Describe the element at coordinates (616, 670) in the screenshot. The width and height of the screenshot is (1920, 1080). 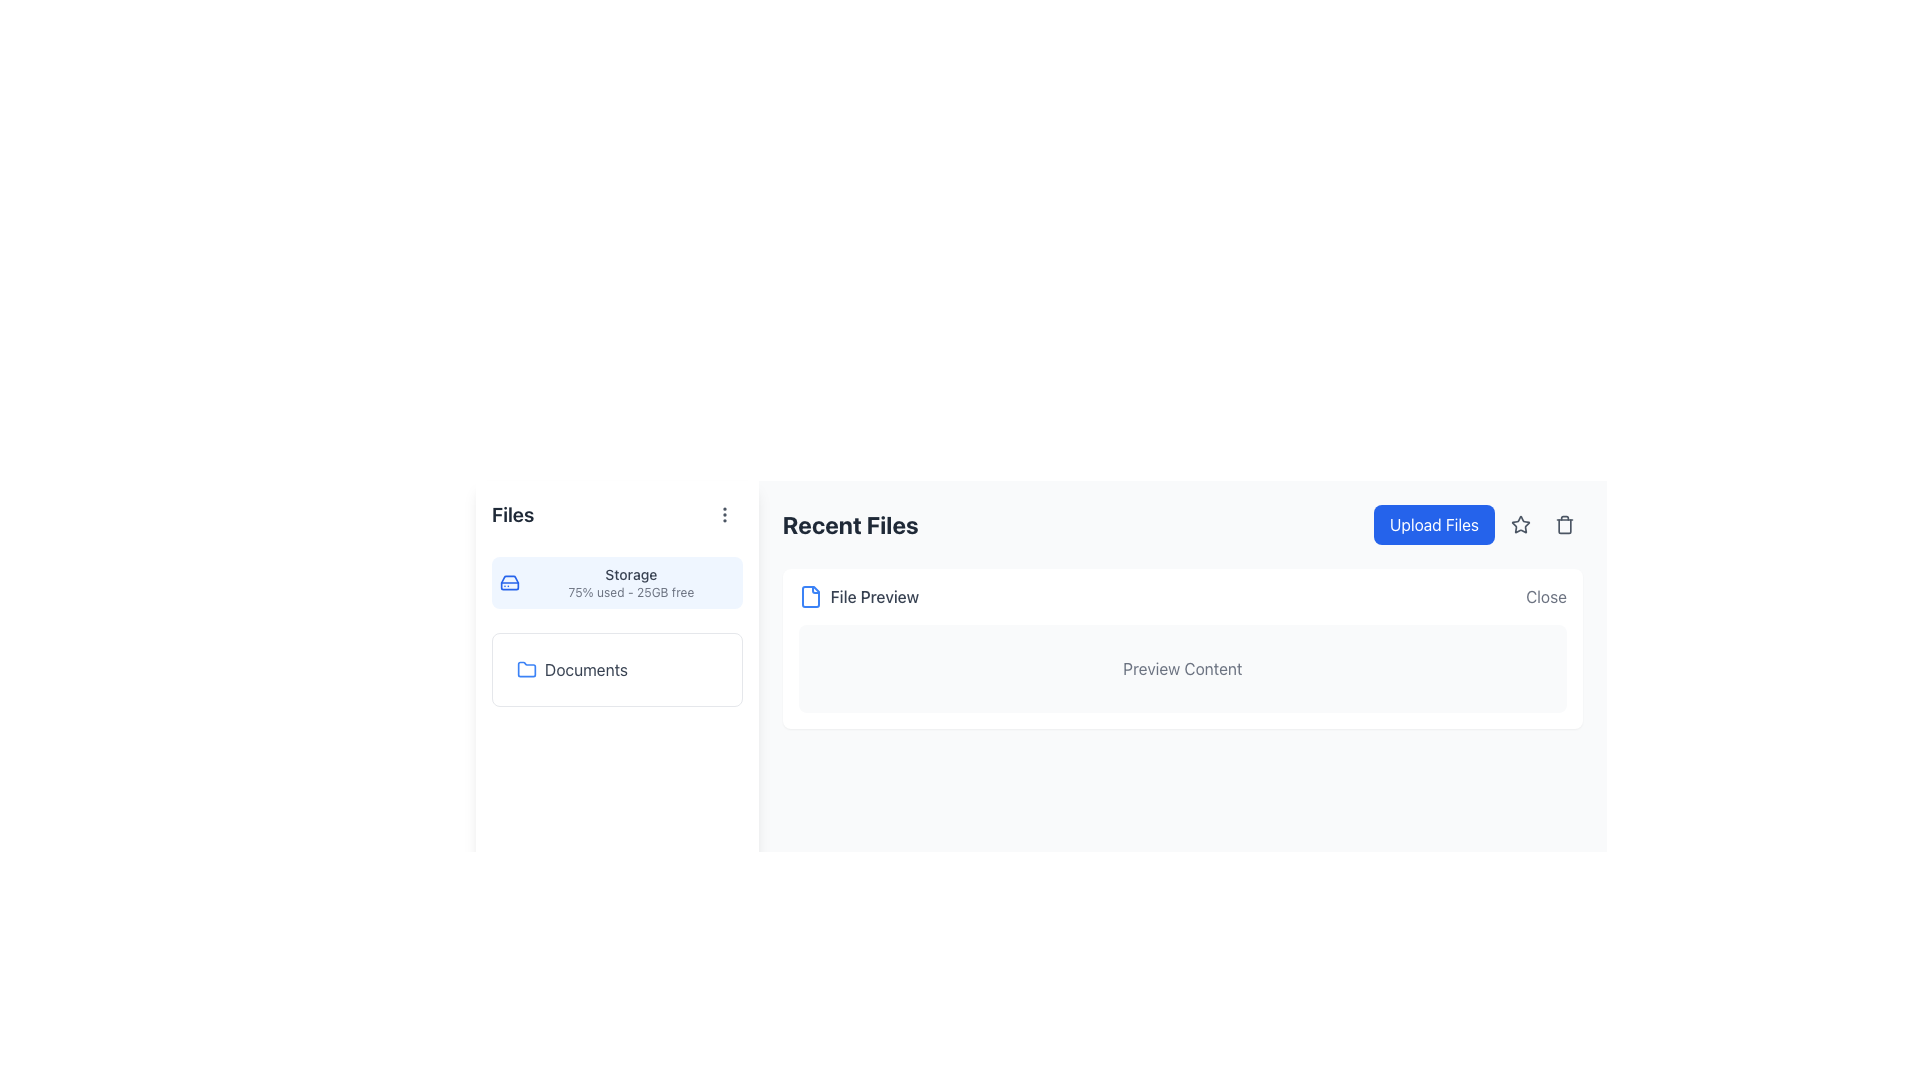
I see `the 'Documents' folder item in the left panel of the interface` at that location.